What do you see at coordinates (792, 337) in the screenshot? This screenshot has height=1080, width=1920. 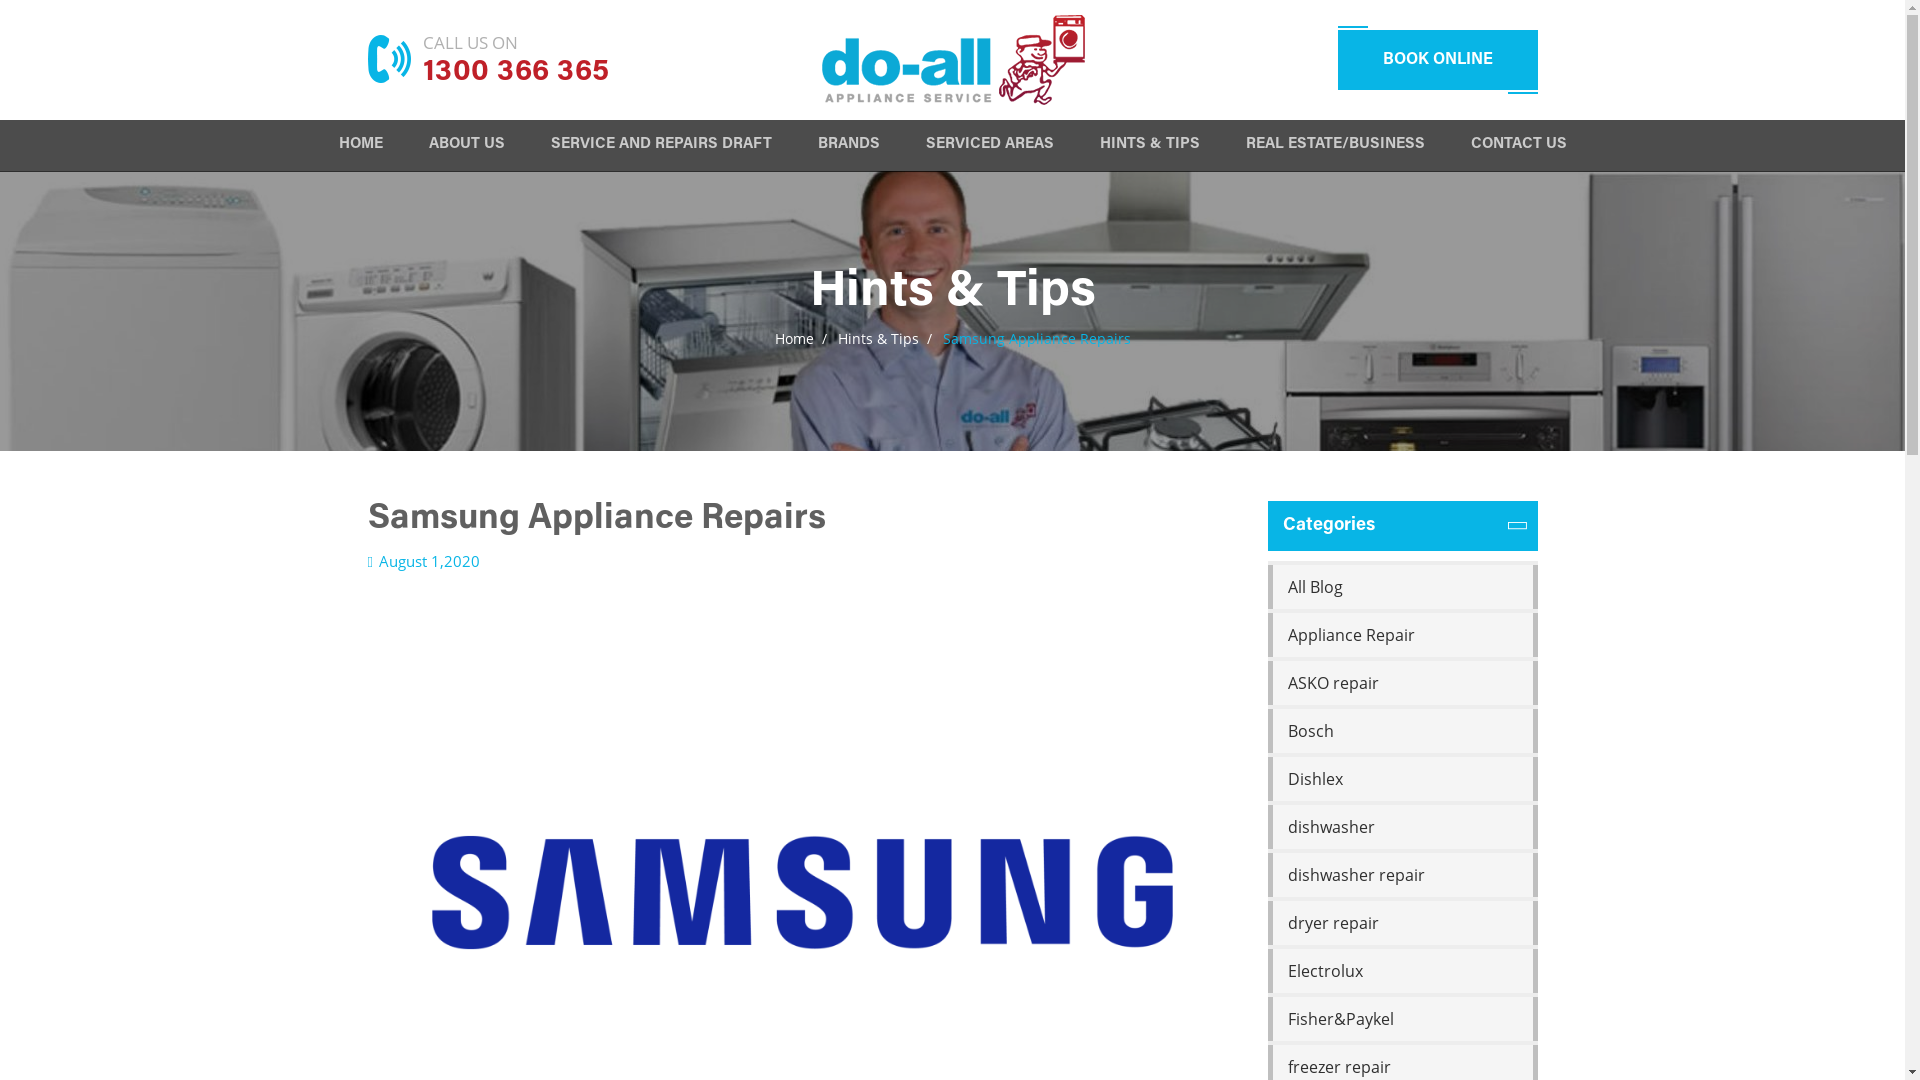 I see `'Home'` at bounding box center [792, 337].